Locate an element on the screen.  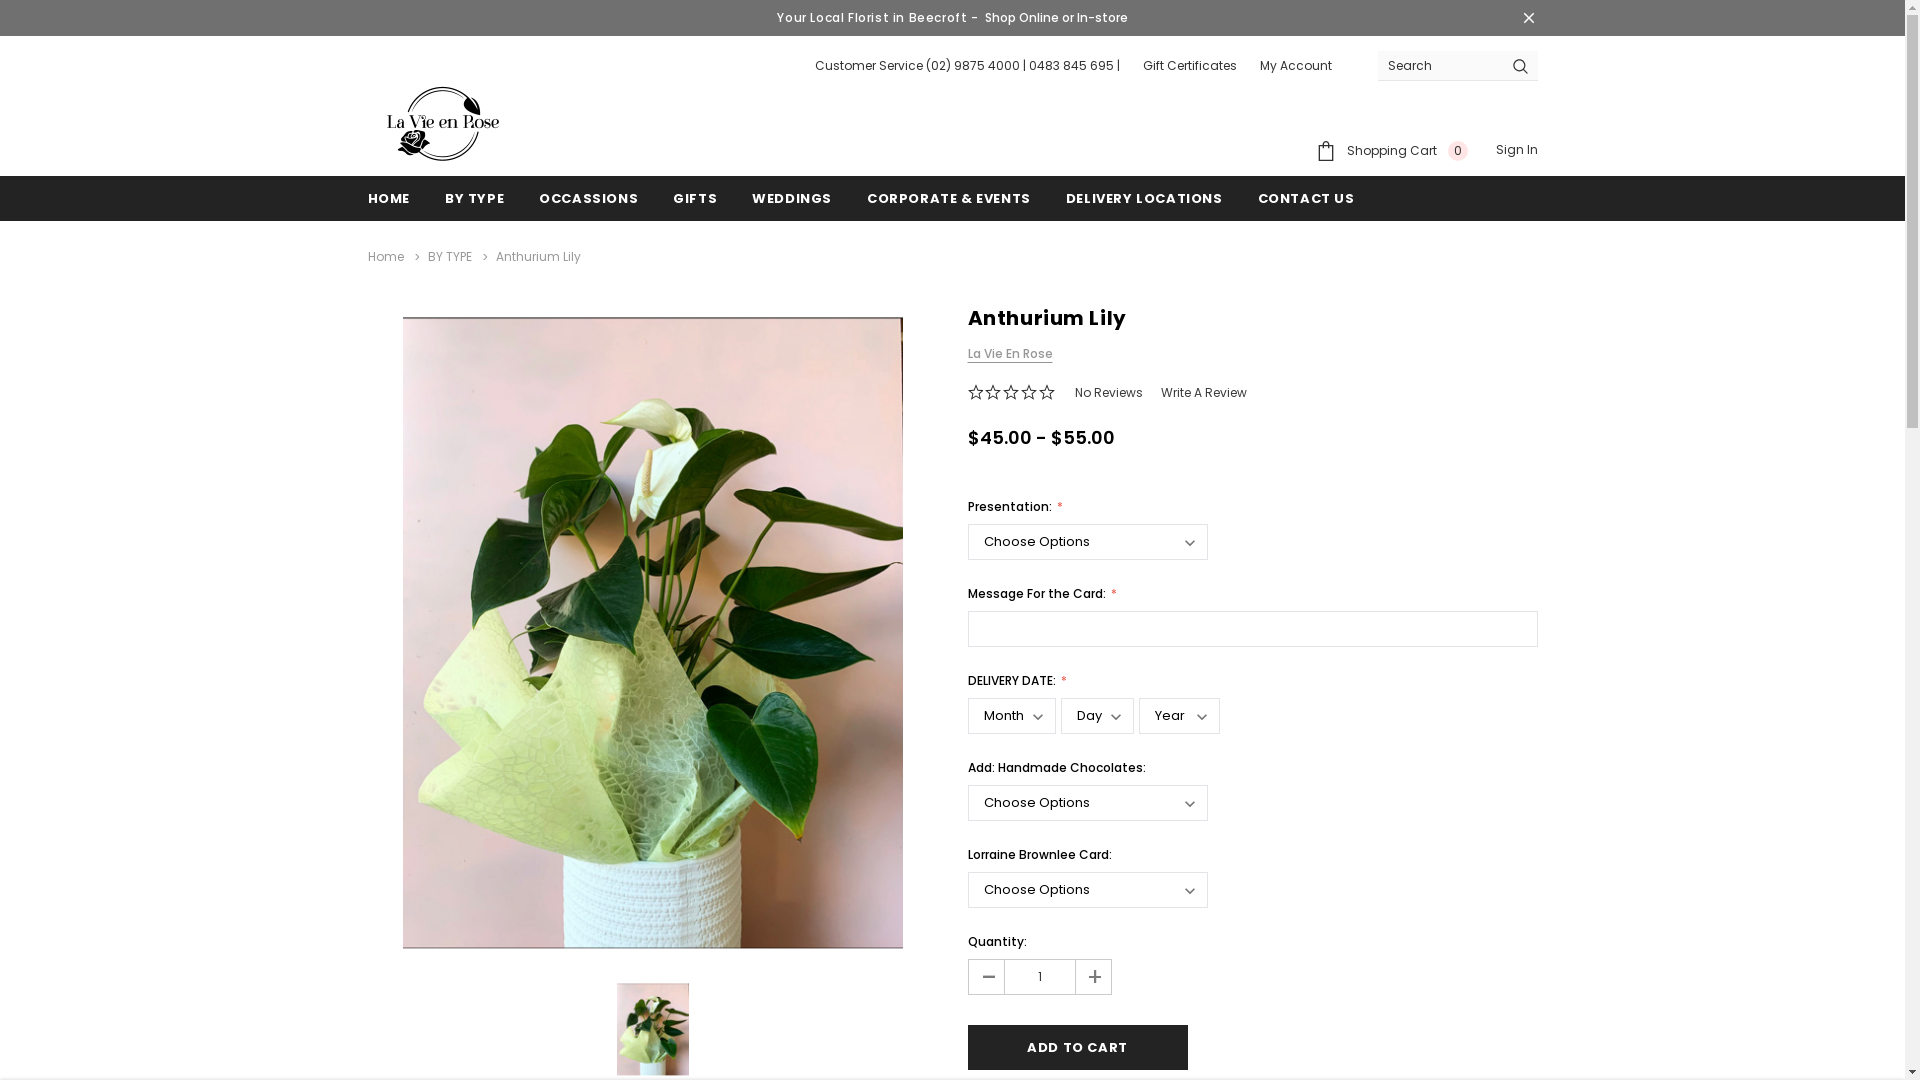
'BY TYPE' is located at coordinates (449, 255).